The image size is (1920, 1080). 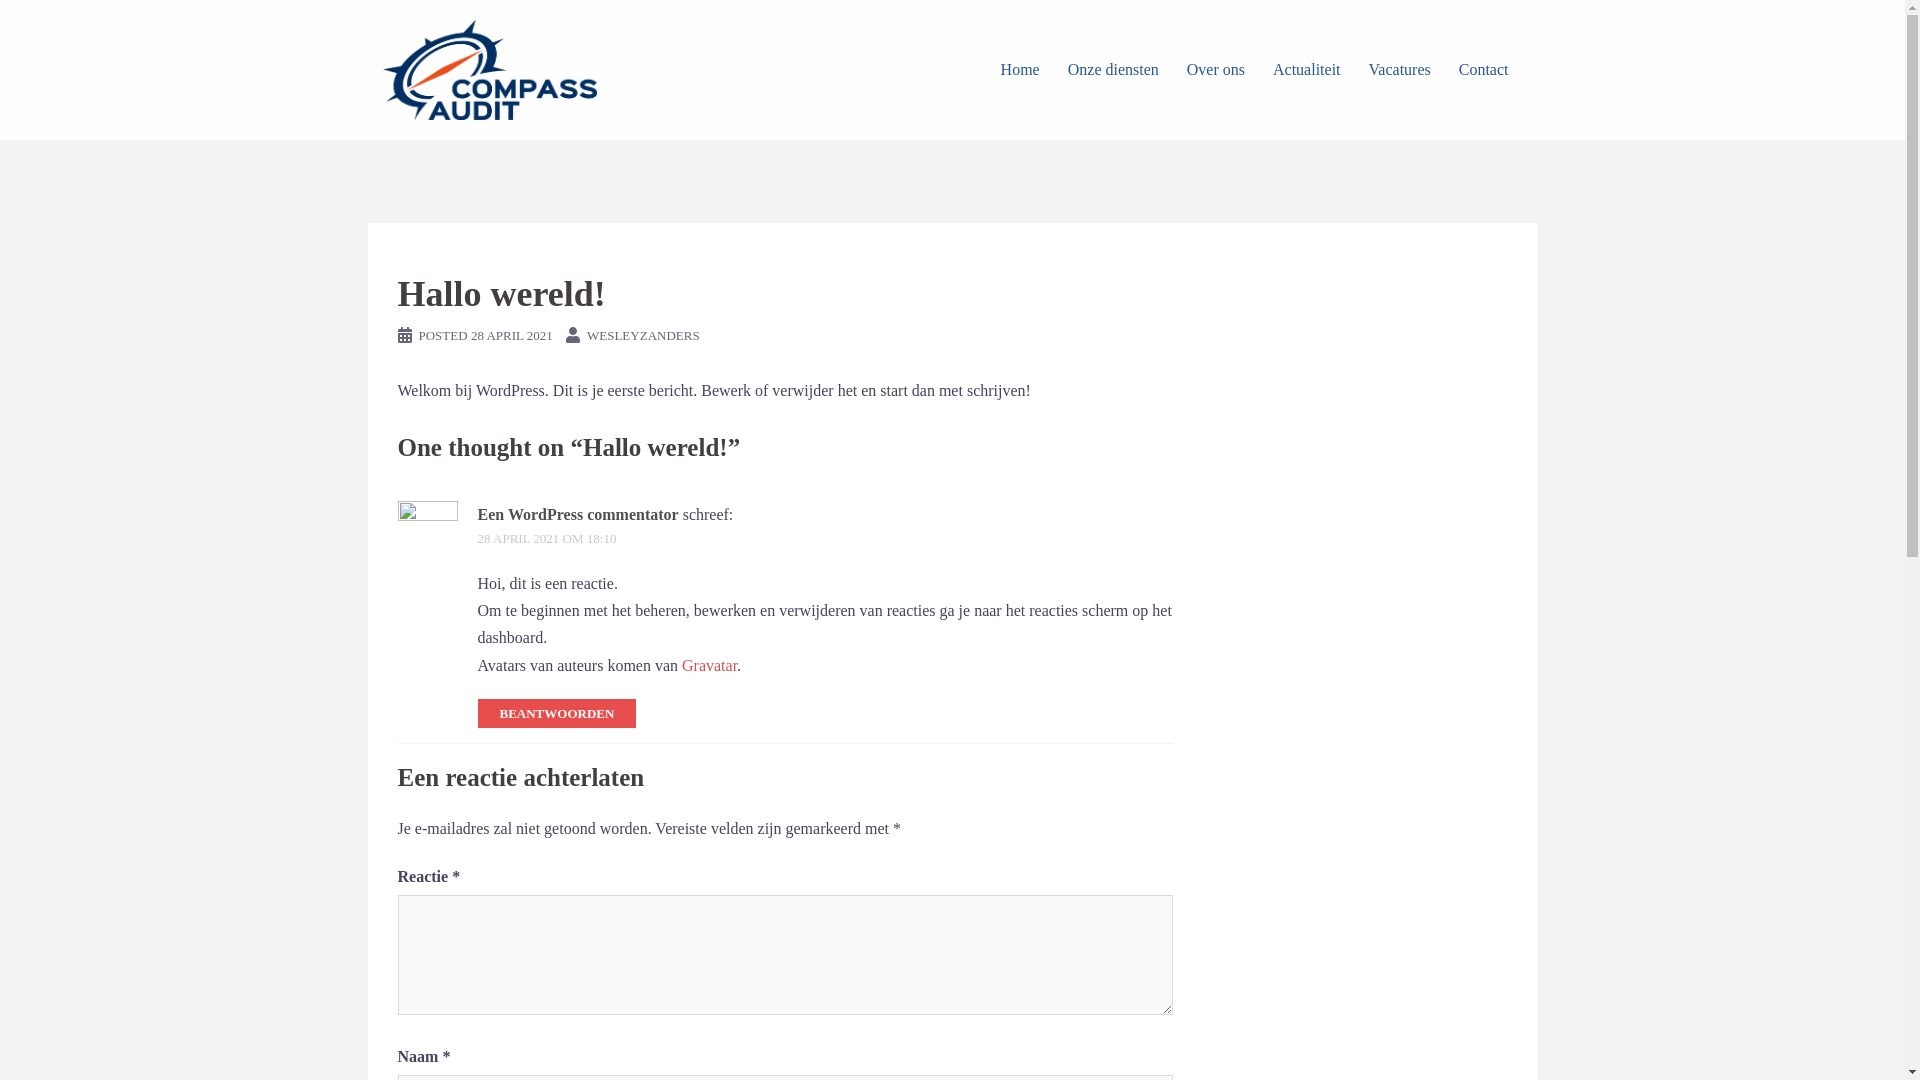 What do you see at coordinates (577, 513) in the screenshot?
I see `'Een WordPress commentator'` at bounding box center [577, 513].